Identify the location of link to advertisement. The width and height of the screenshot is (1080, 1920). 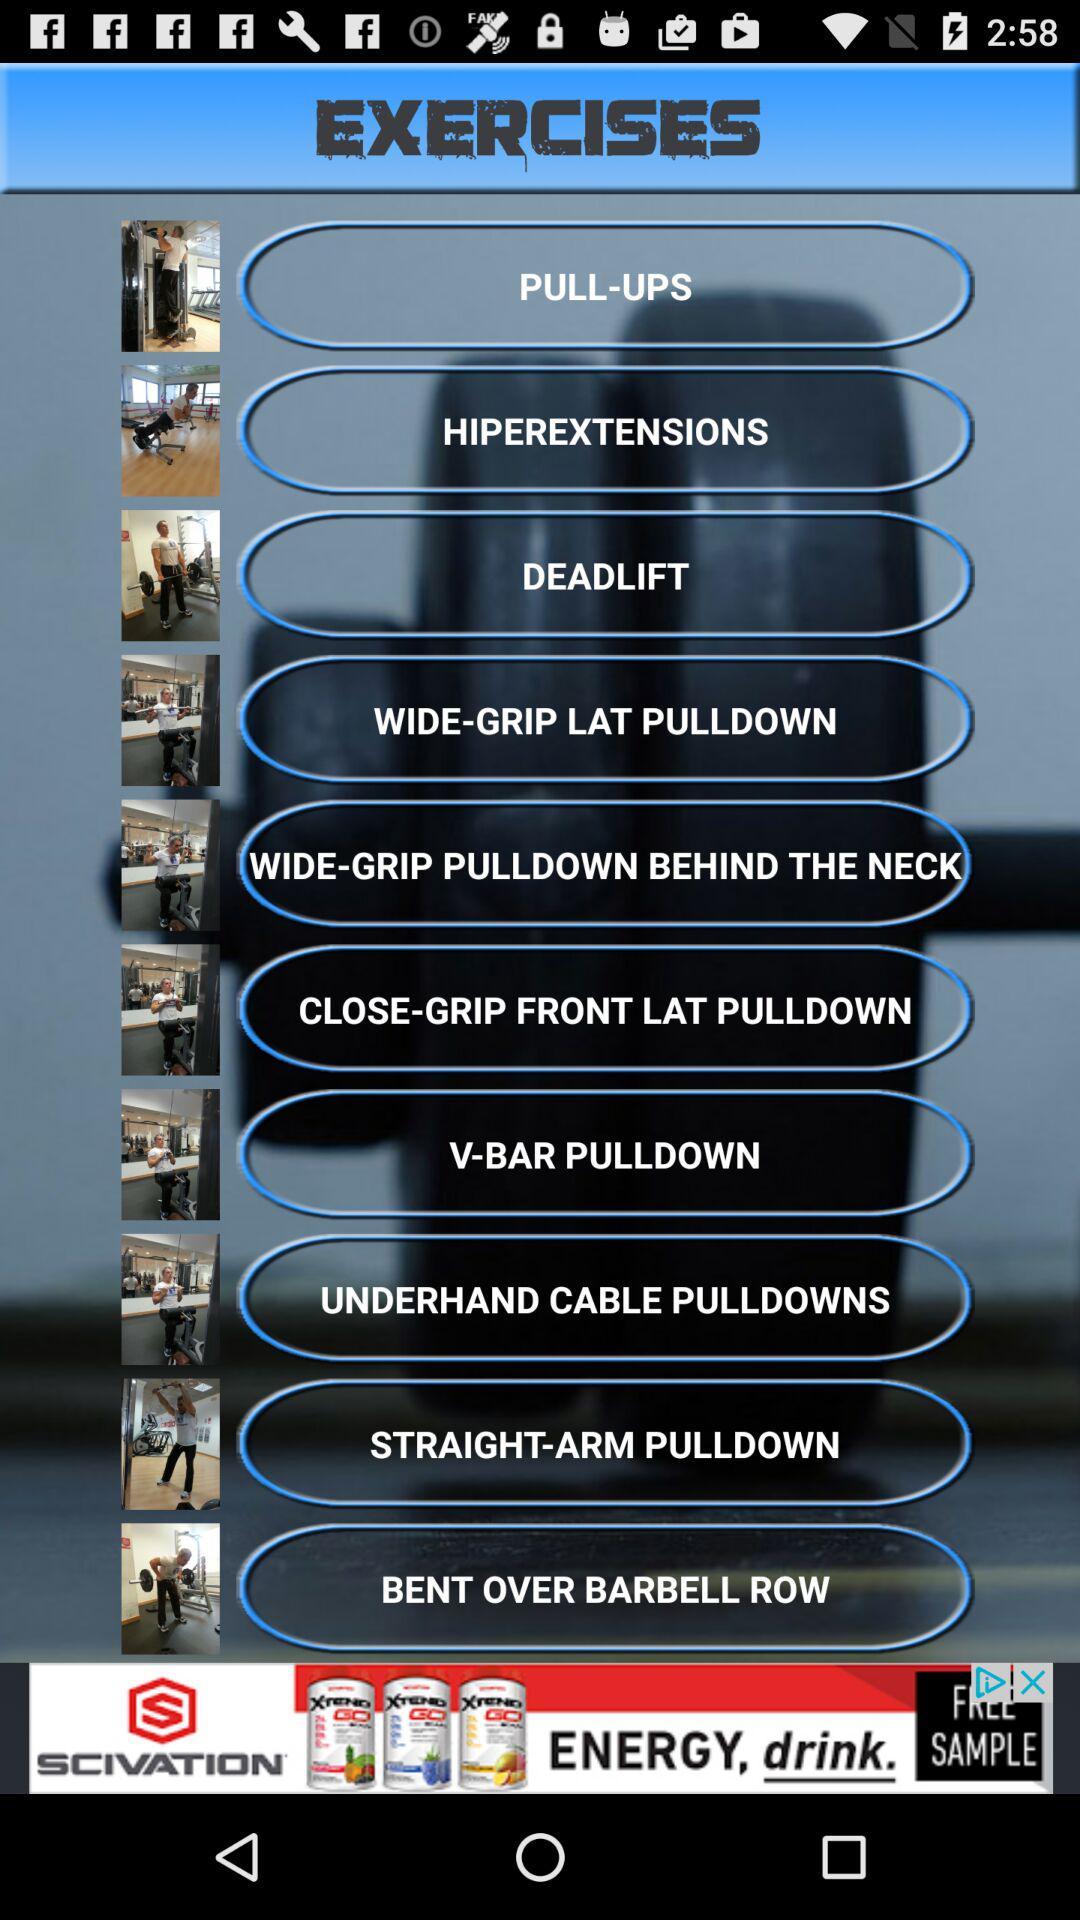
(540, 1727).